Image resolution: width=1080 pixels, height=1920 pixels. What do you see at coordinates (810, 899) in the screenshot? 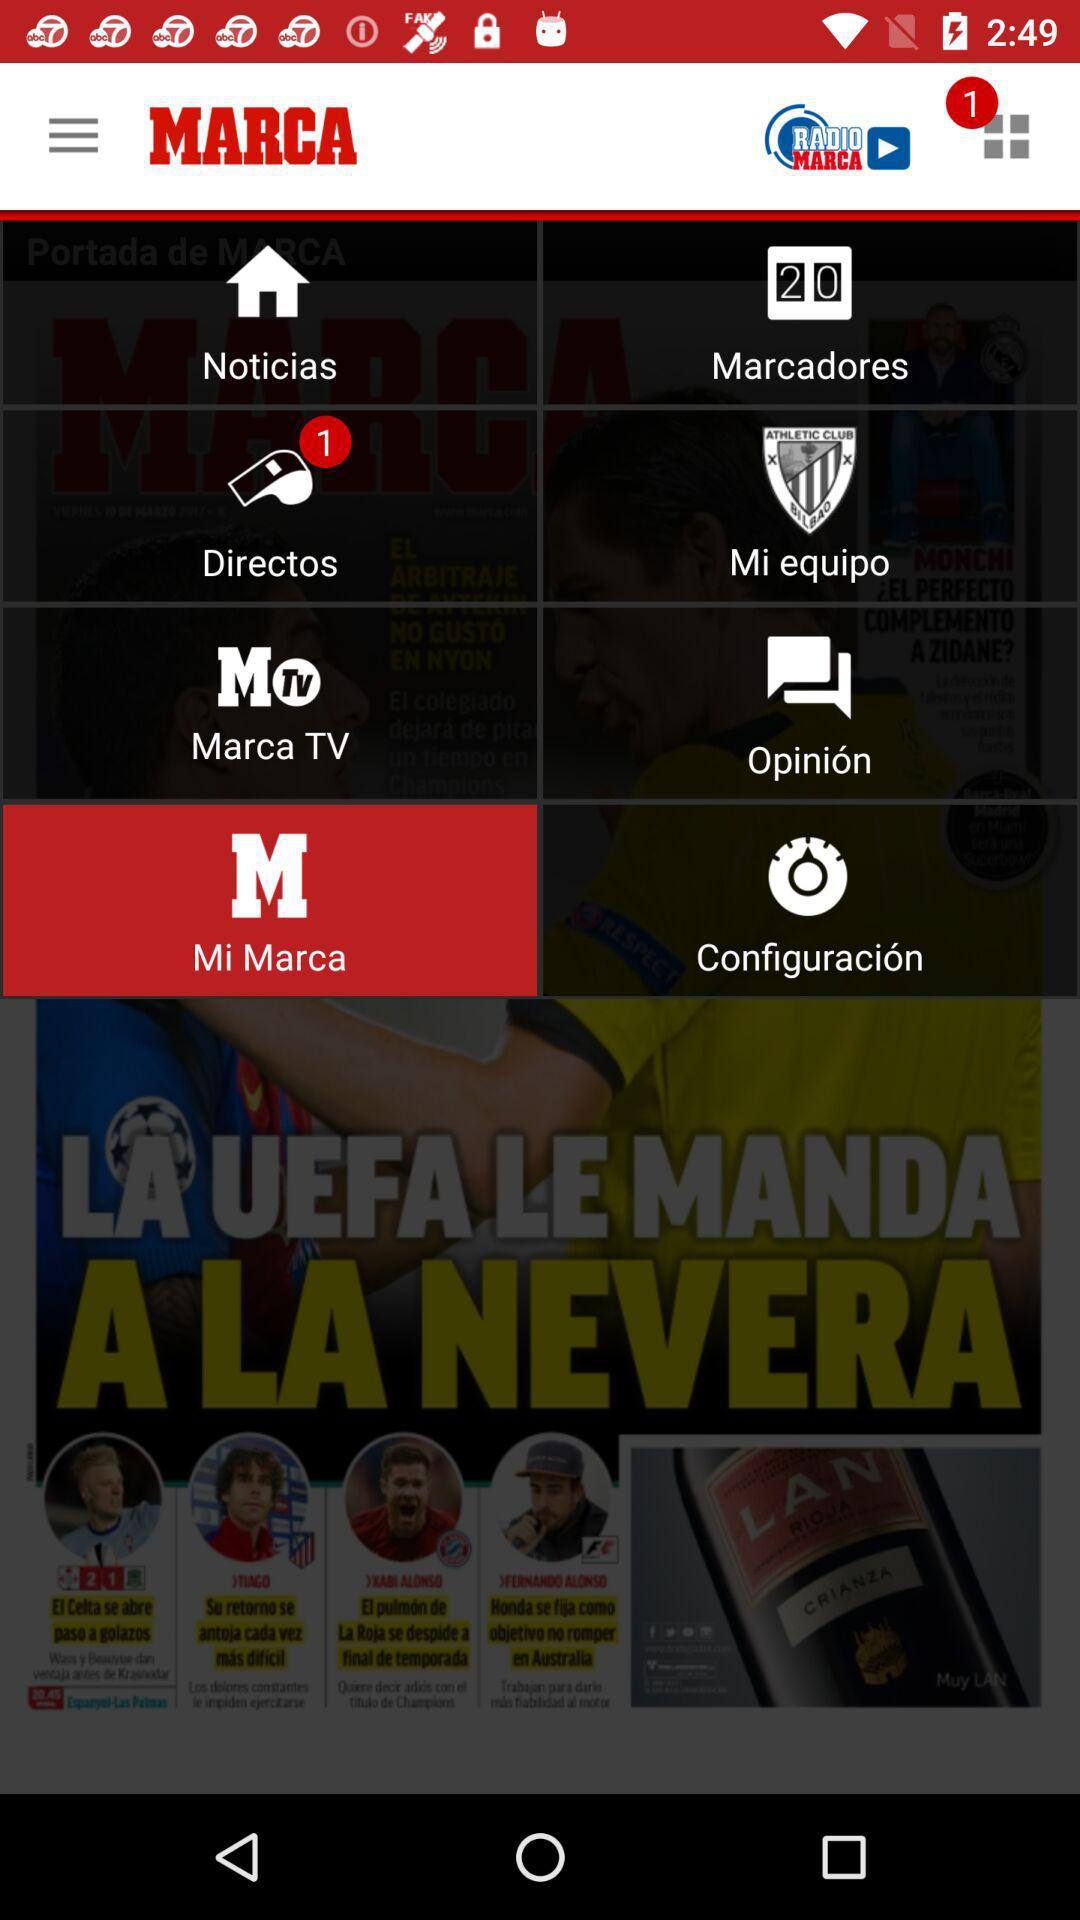
I see `user preferences` at bounding box center [810, 899].